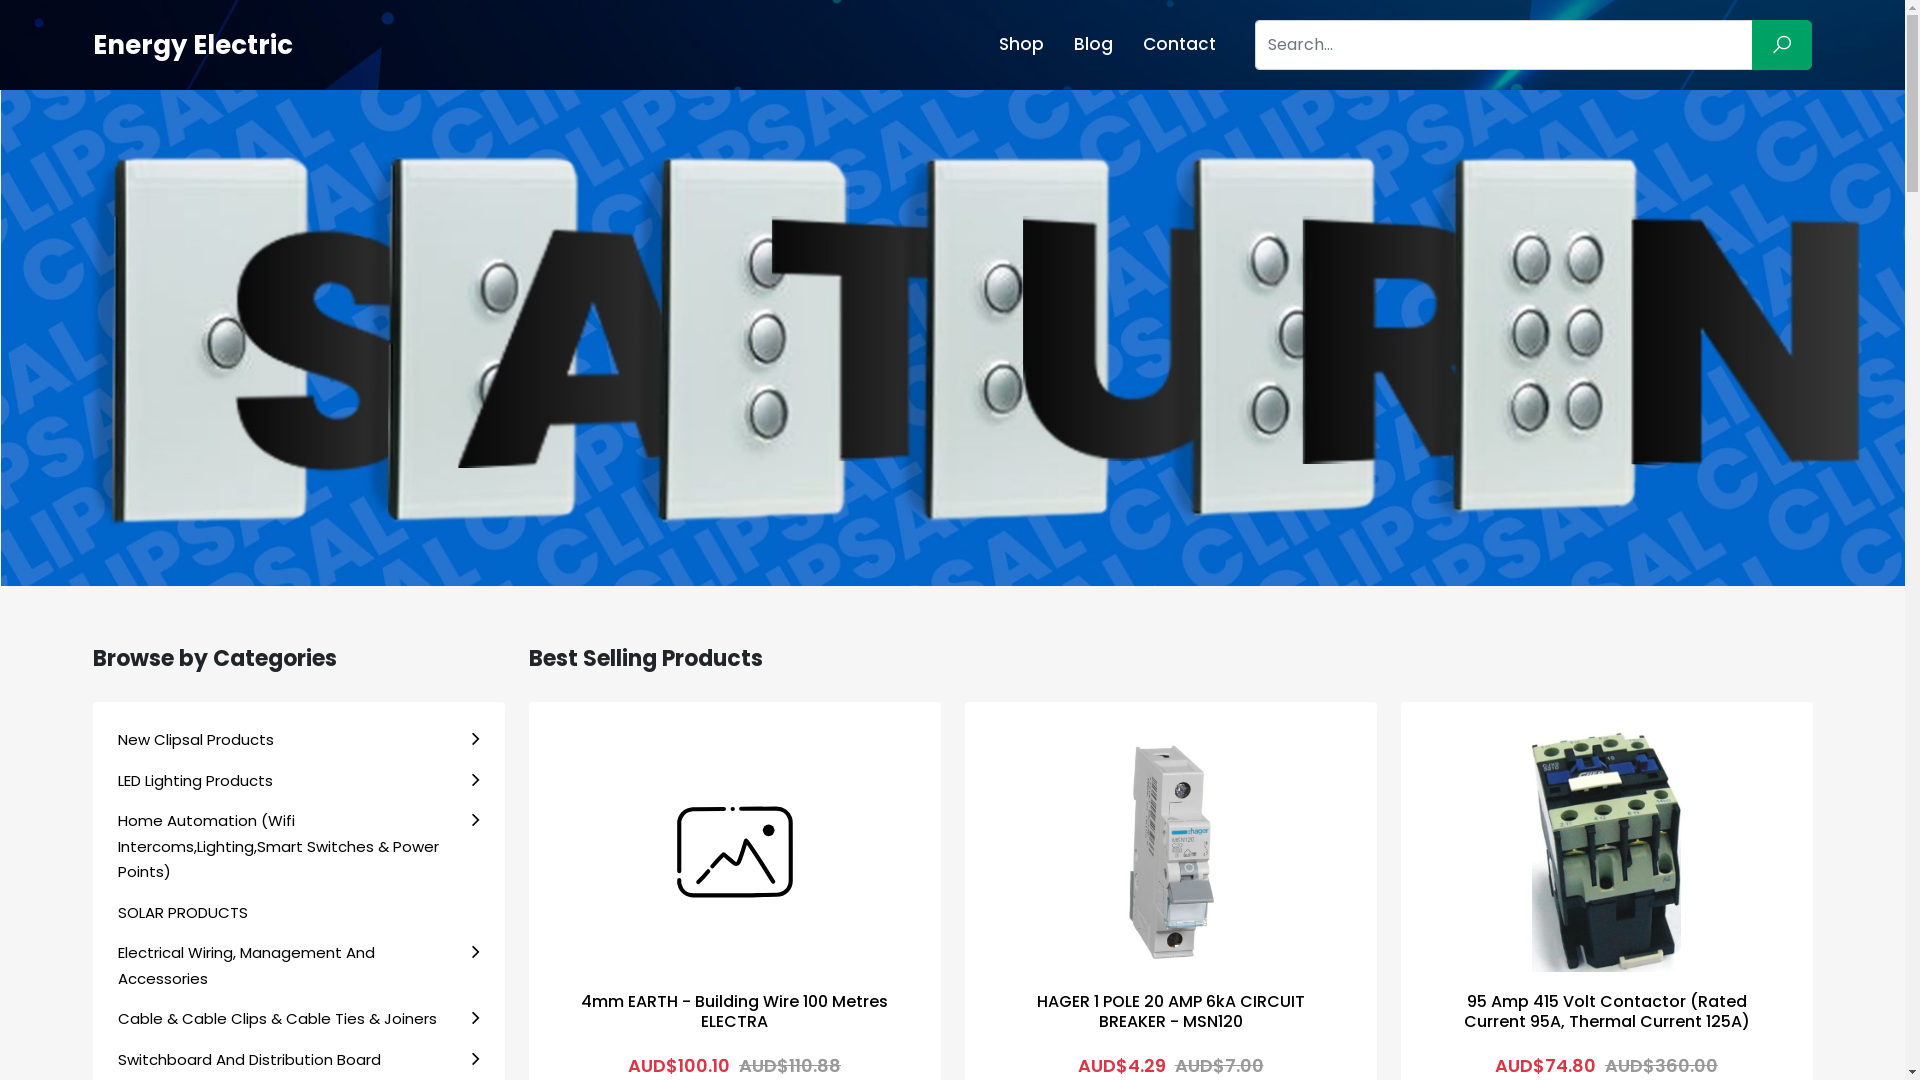 The image size is (1920, 1080). Describe the element at coordinates (1170, 1010) in the screenshot. I see `'HAGER 1 POLE 20 AMP 6kA CIRCUIT BREAKER - MSN120'` at that location.